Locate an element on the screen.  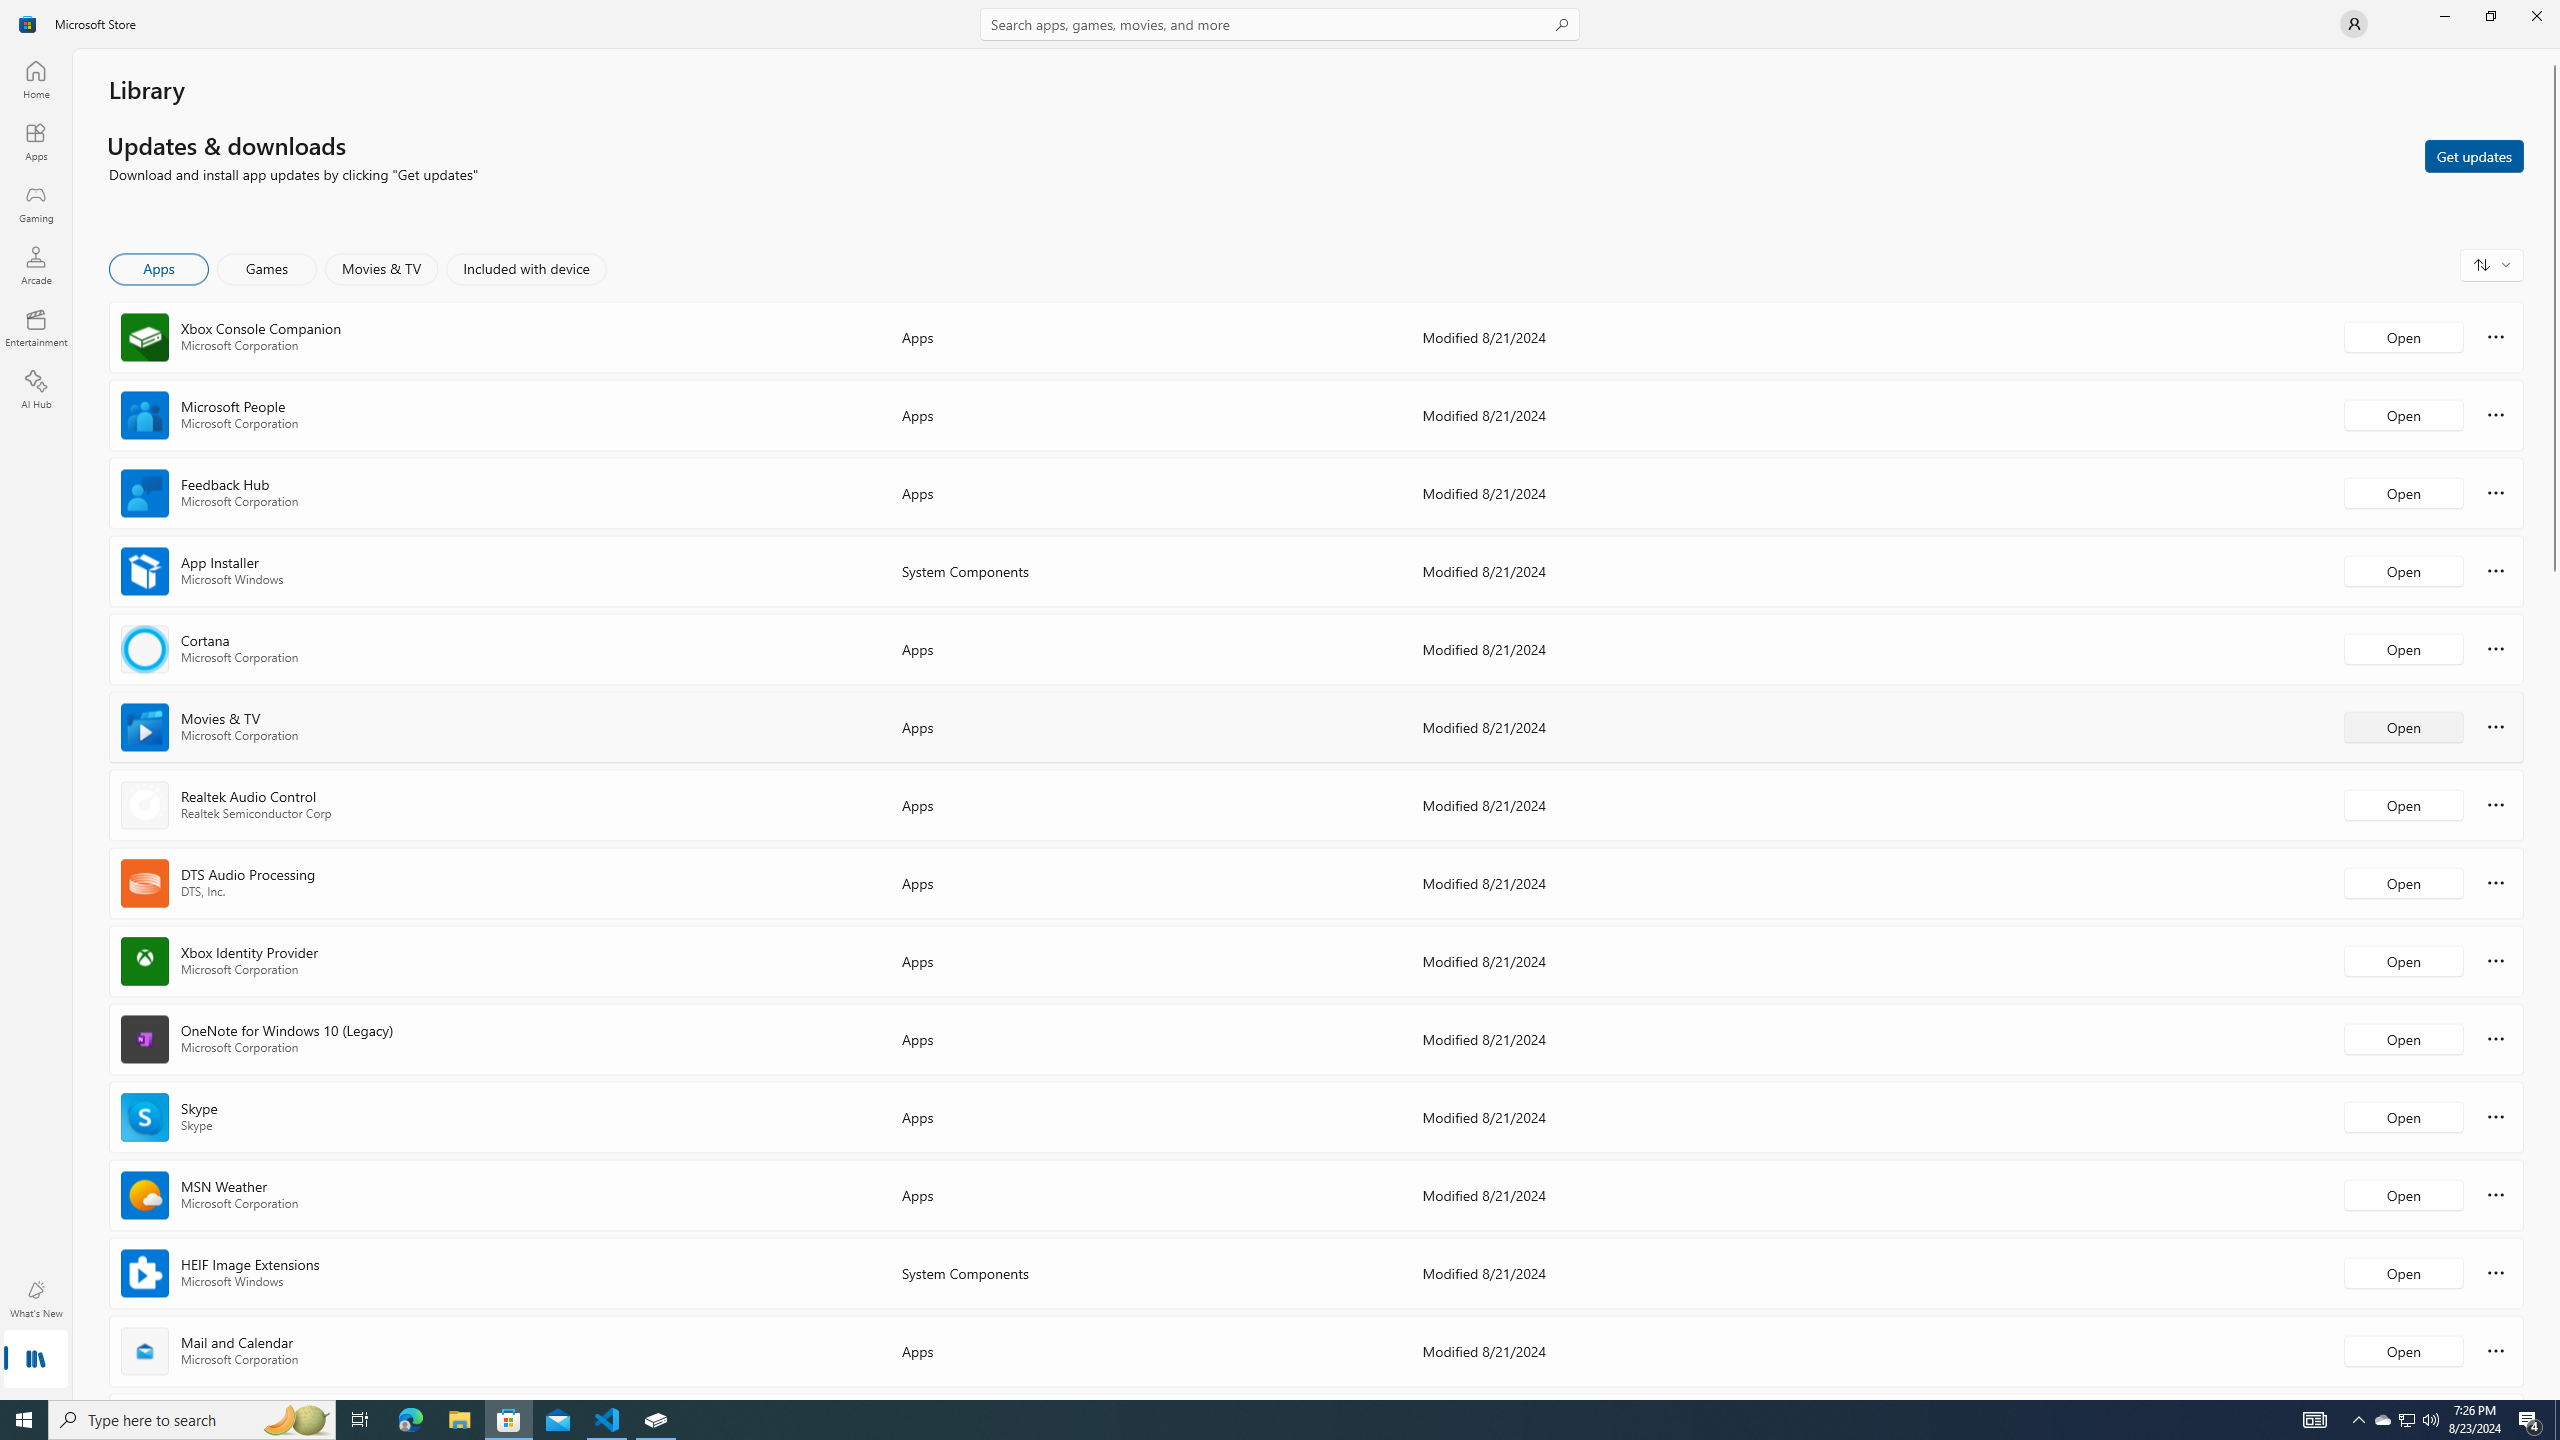
'Sort and filter' is located at coordinates (2491, 264).